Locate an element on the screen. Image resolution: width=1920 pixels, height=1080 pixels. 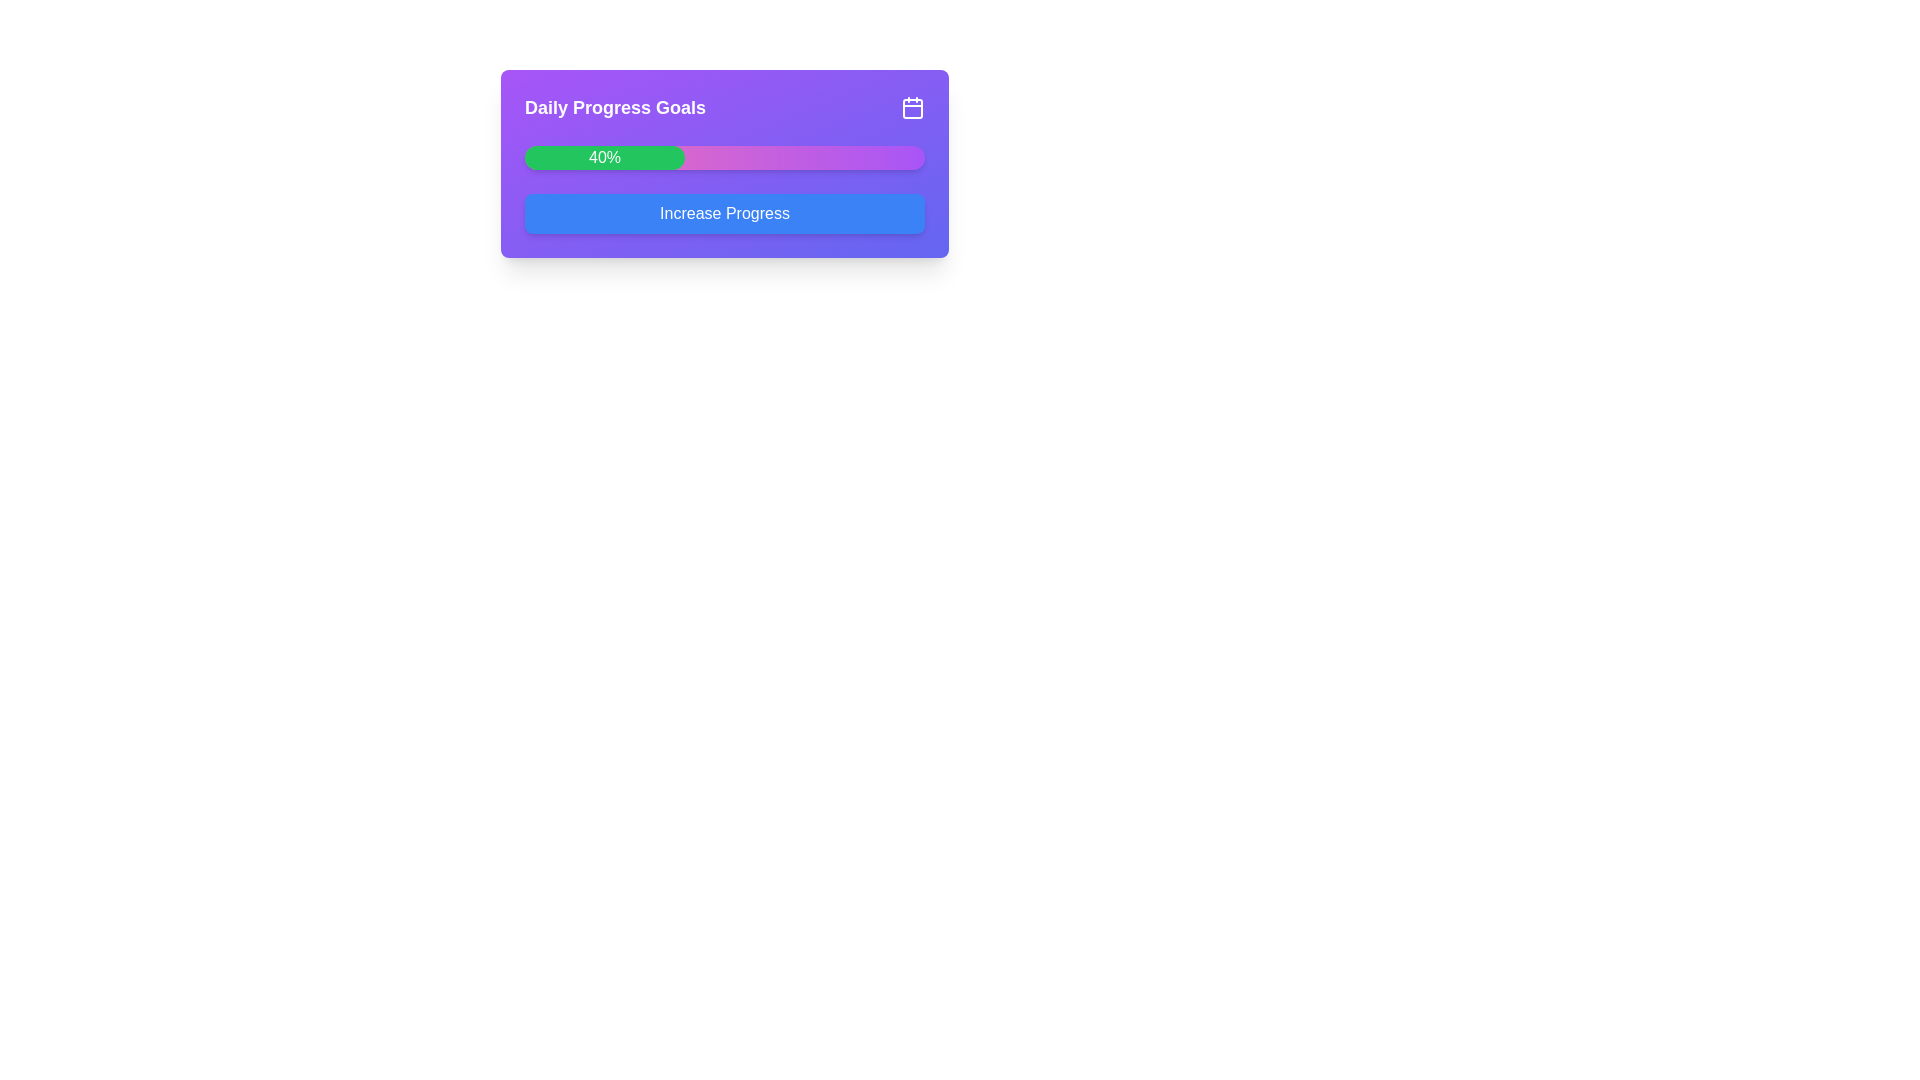
the Progress Bar Segment which is a rounded rectangular area with a green background showing '40%' text, located on the left side of the larger progress bar with a gradient purple-pink background is located at coordinates (603, 157).